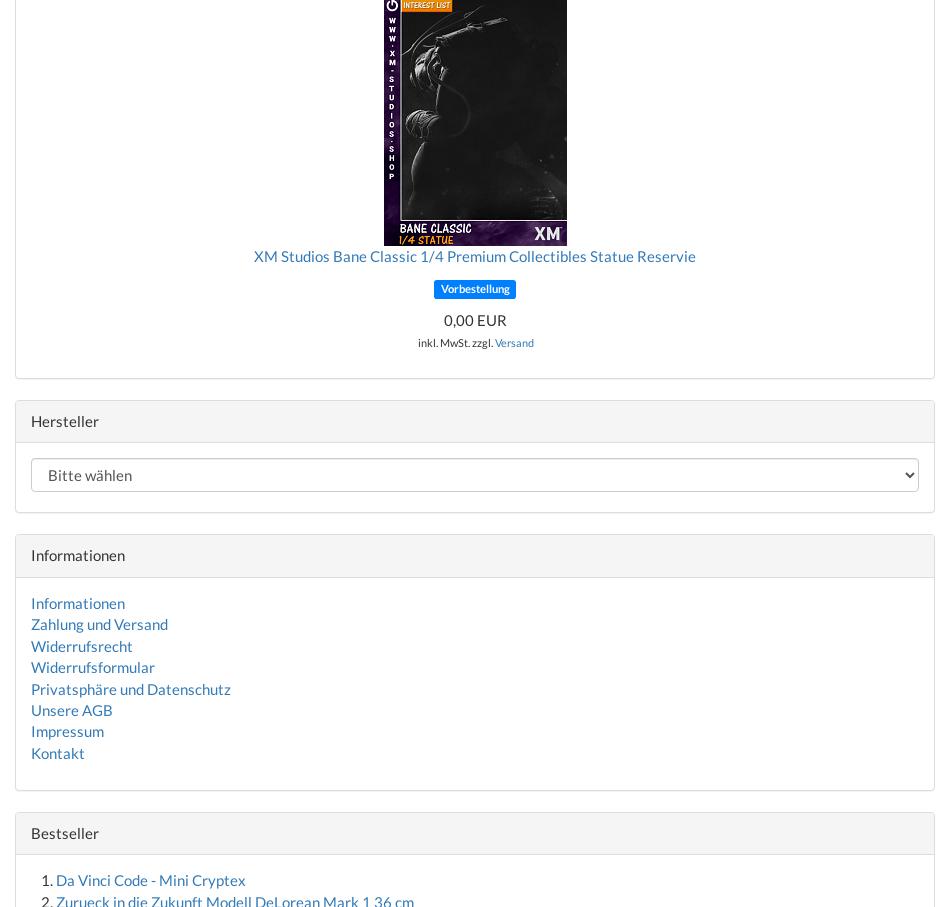  What do you see at coordinates (475, 253) in the screenshot?
I see `'XM Studios Bane Classic 1/4 Premium Collectibles Statue Reservie'` at bounding box center [475, 253].